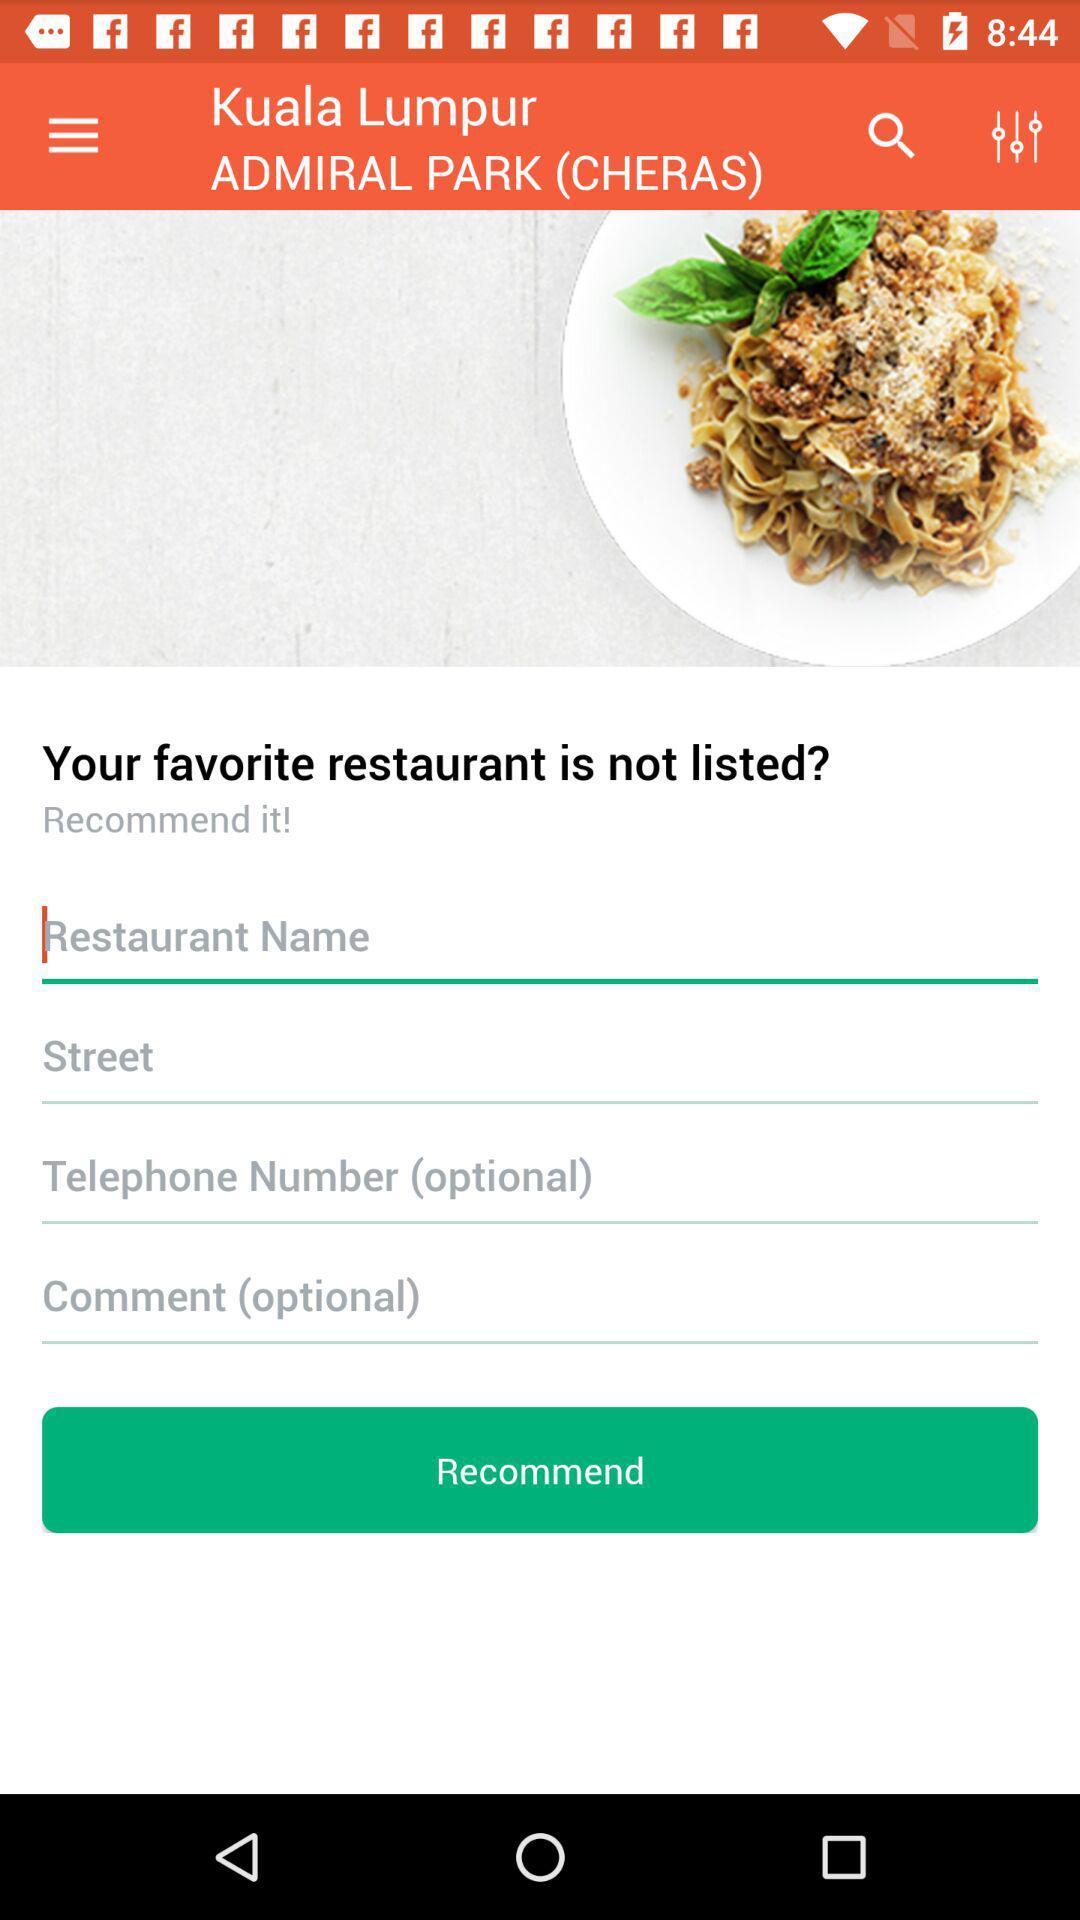  Describe the element at coordinates (72, 135) in the screenshot. I see `the item at the top left corner` at that location.